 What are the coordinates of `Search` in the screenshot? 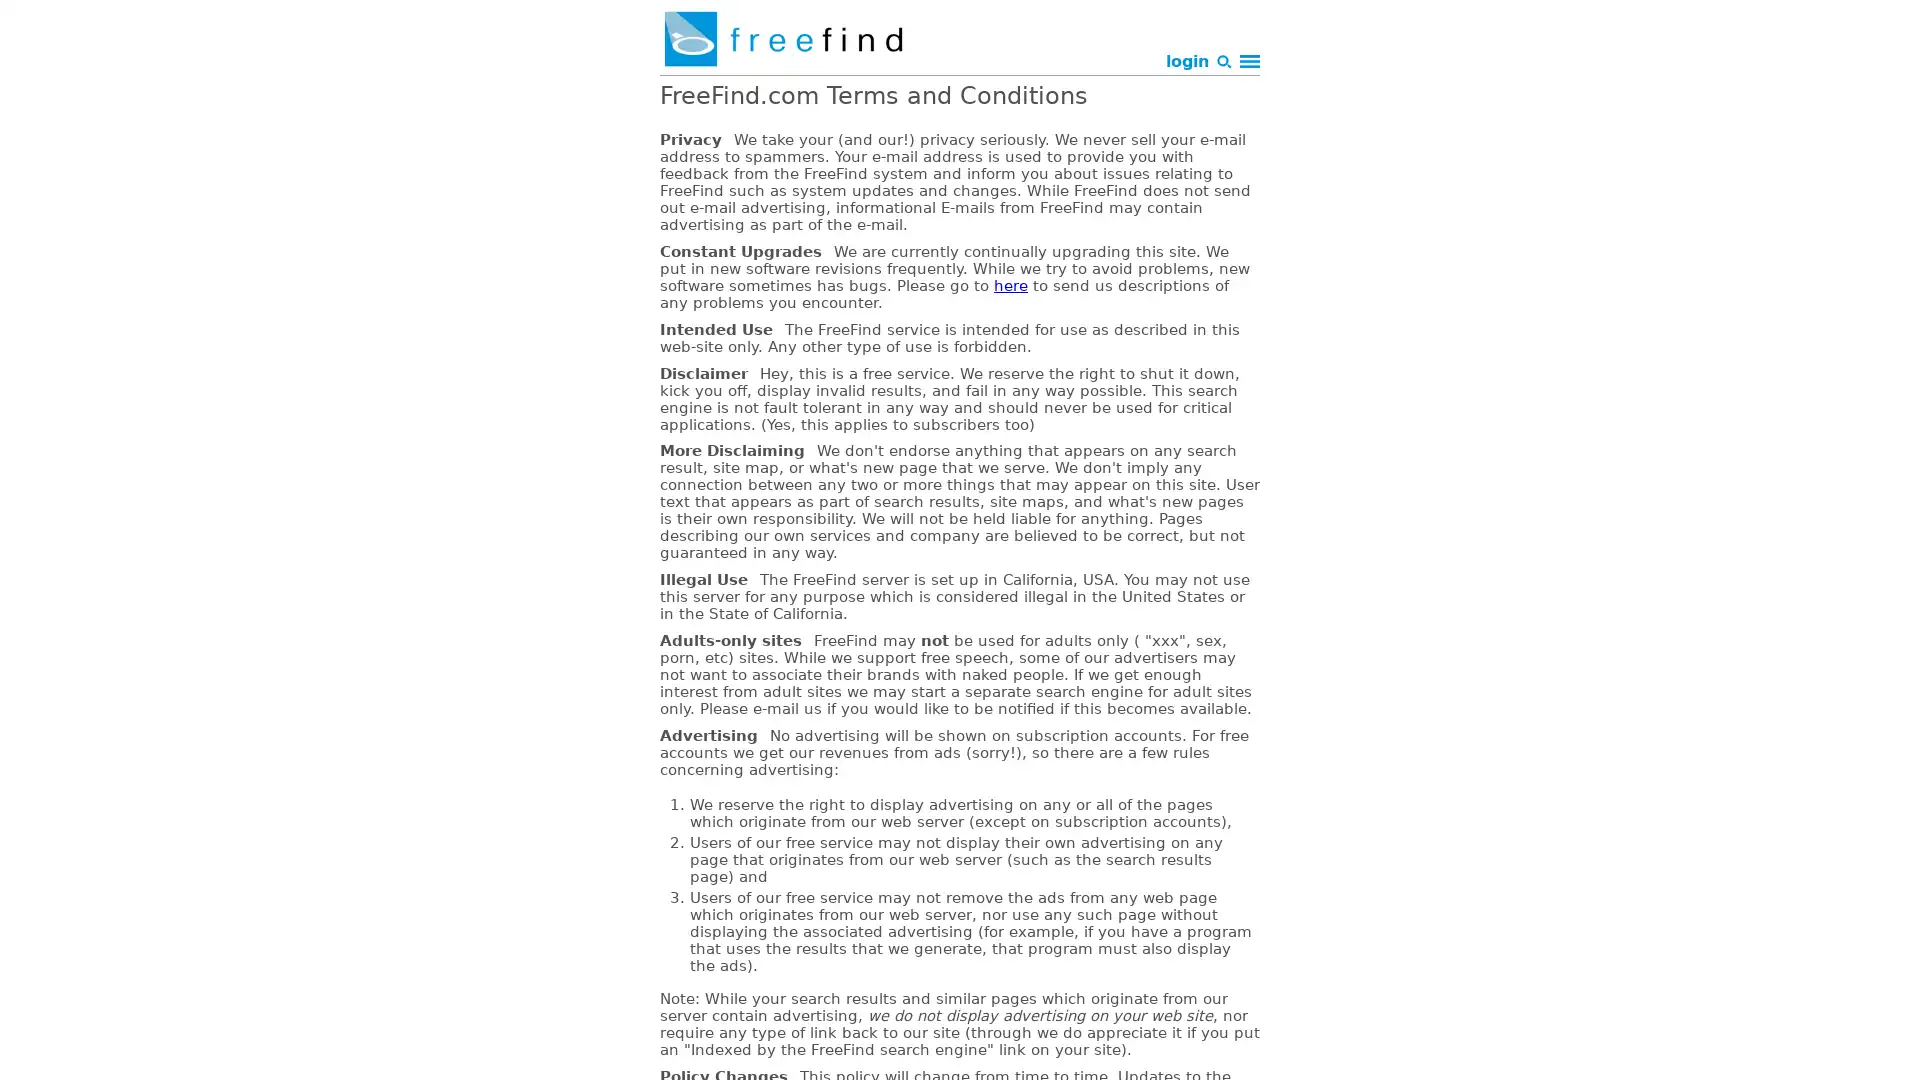 It's located at (1083, 98).